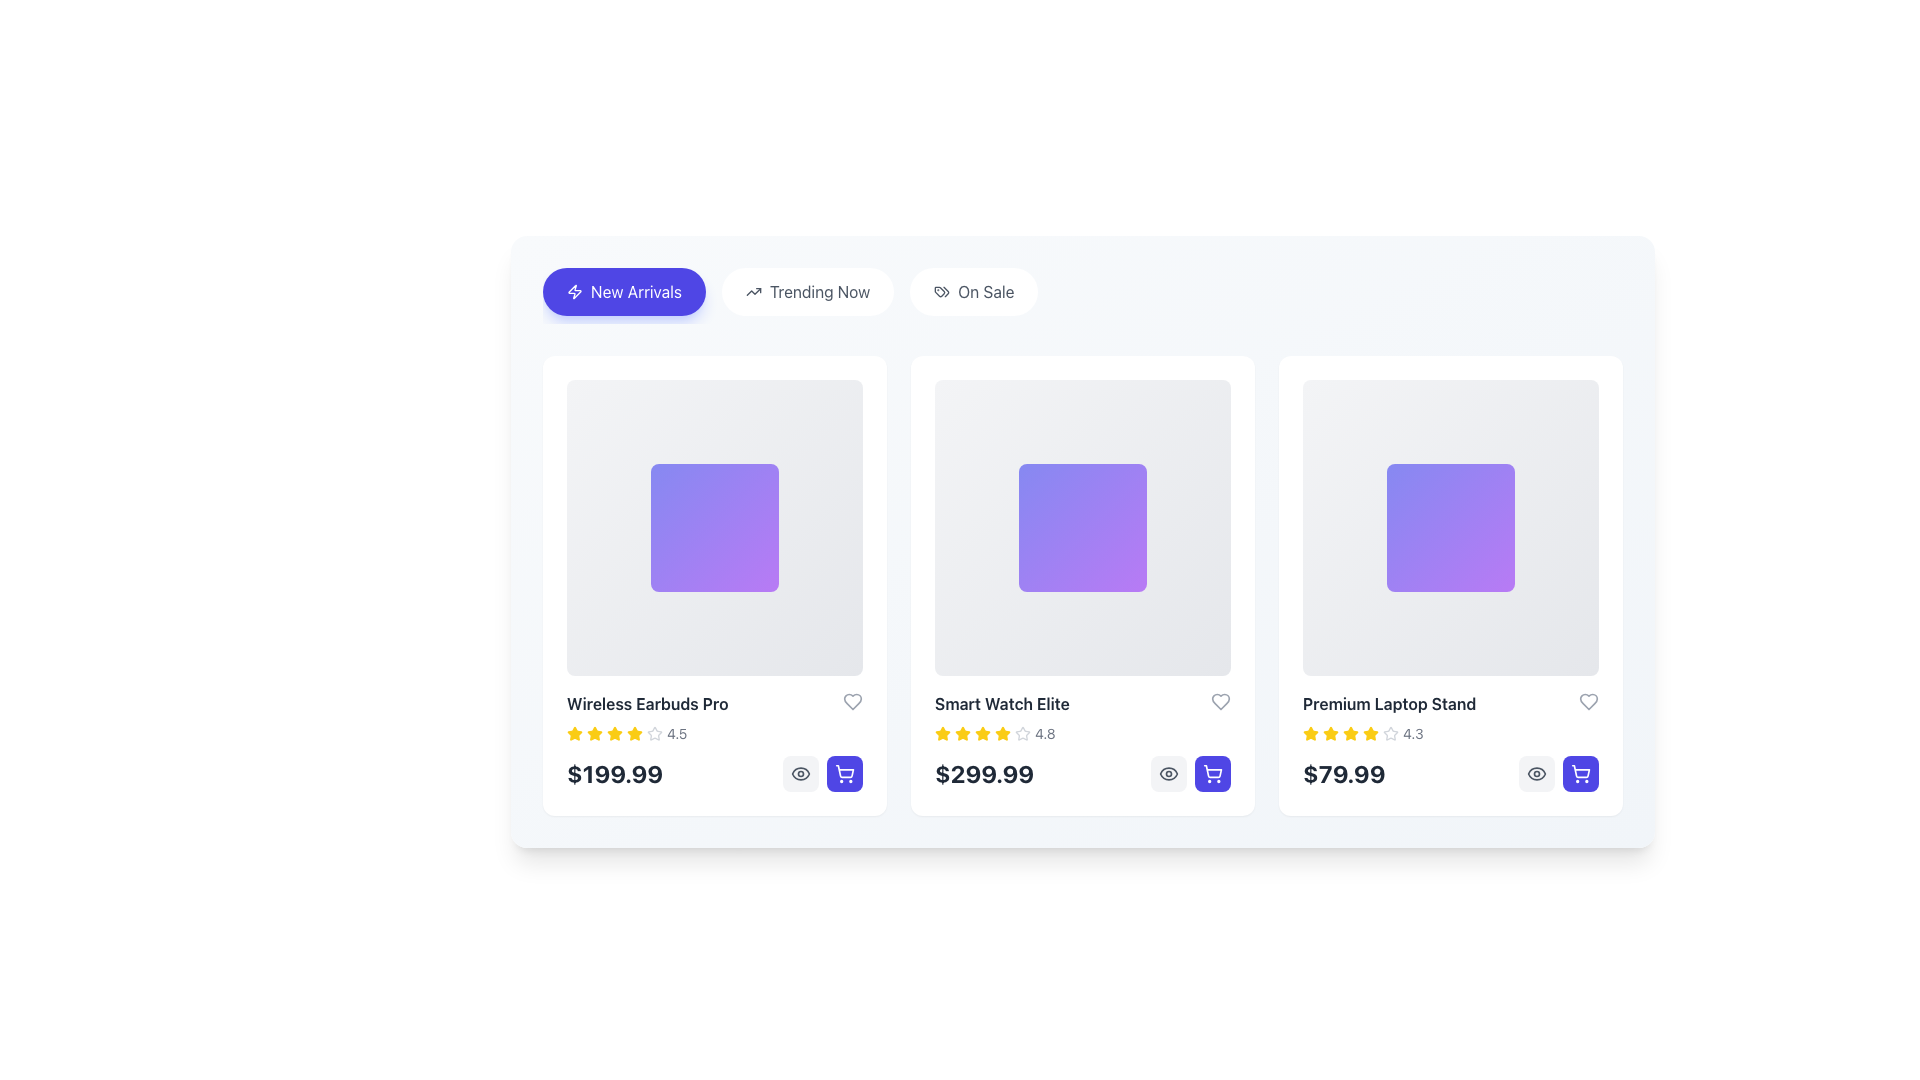  I want to click on the third star icon representing the product rating for the 'Smart Watch Elite', which is located directly underneath the product image and above the price section, so click(963, 733).